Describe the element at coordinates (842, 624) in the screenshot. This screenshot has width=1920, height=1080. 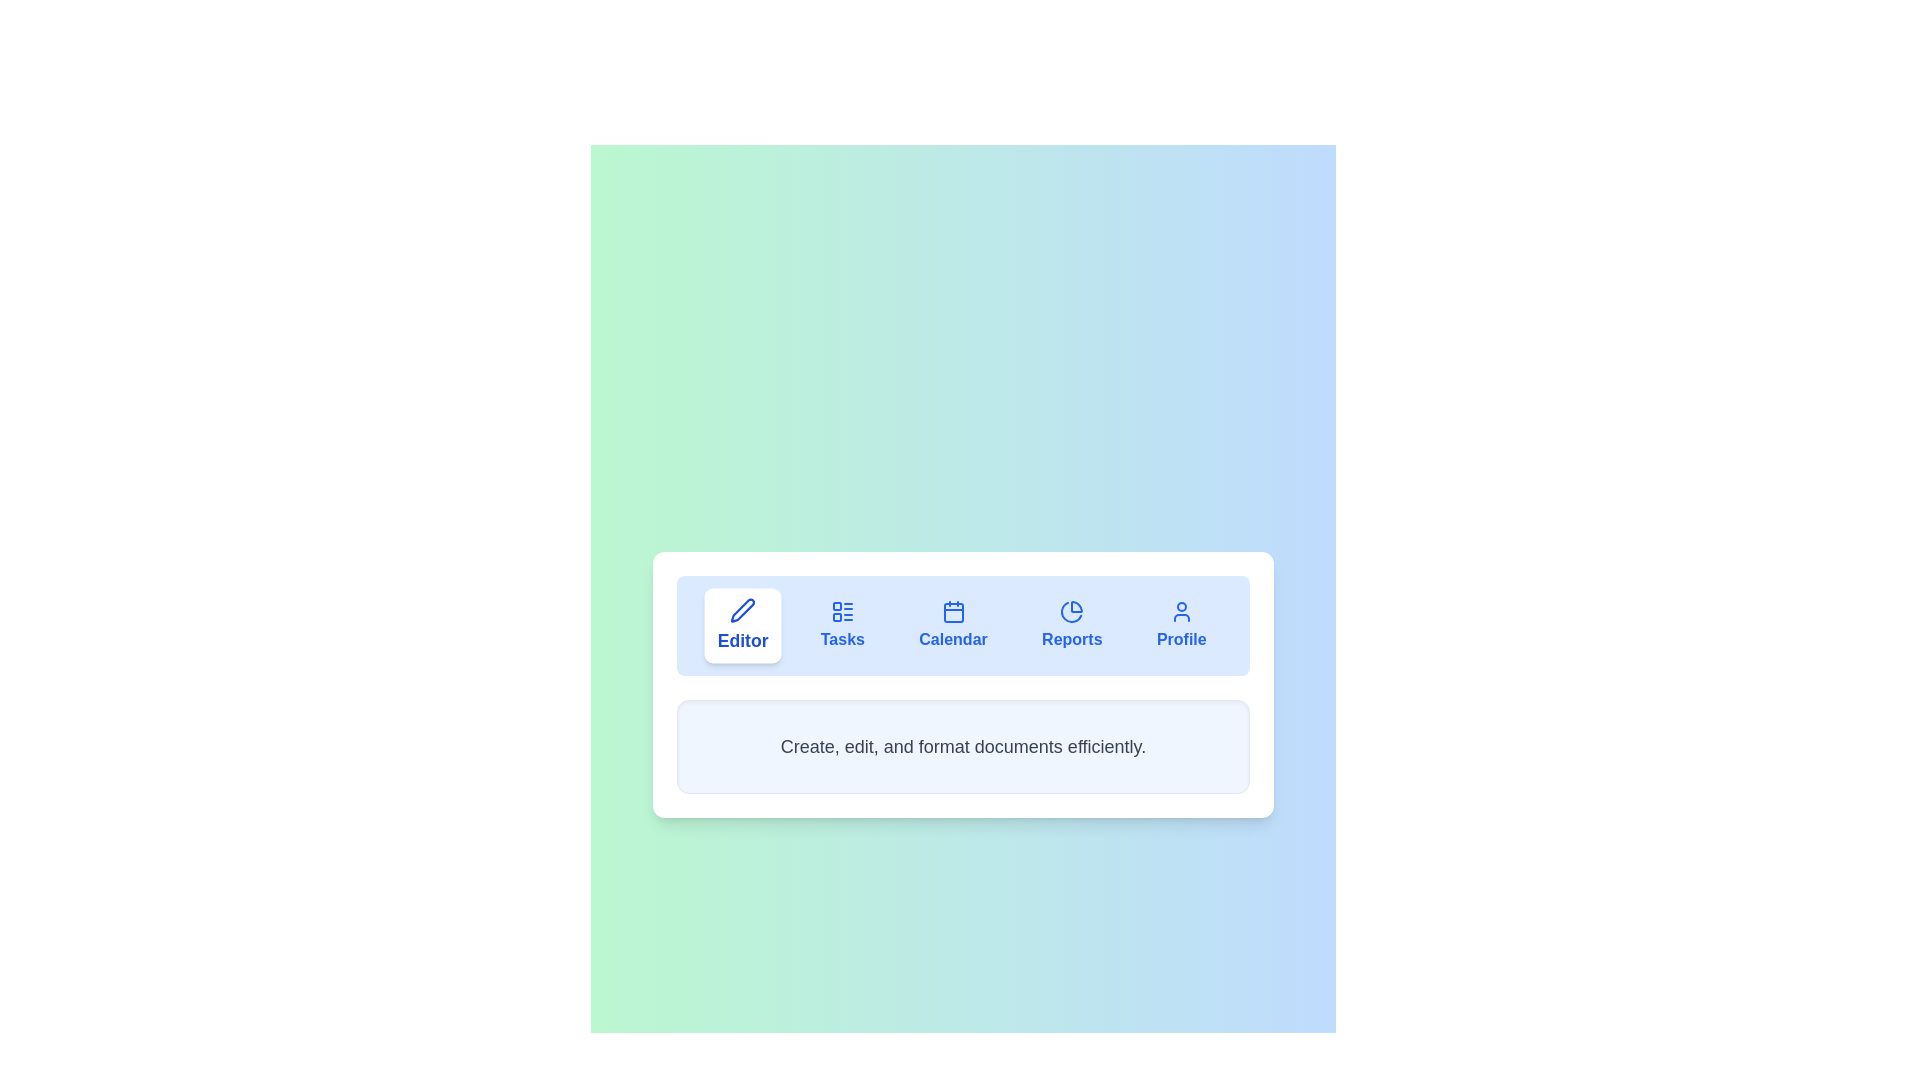
I see `the Tasks tab to observe its visual transition` at that location.